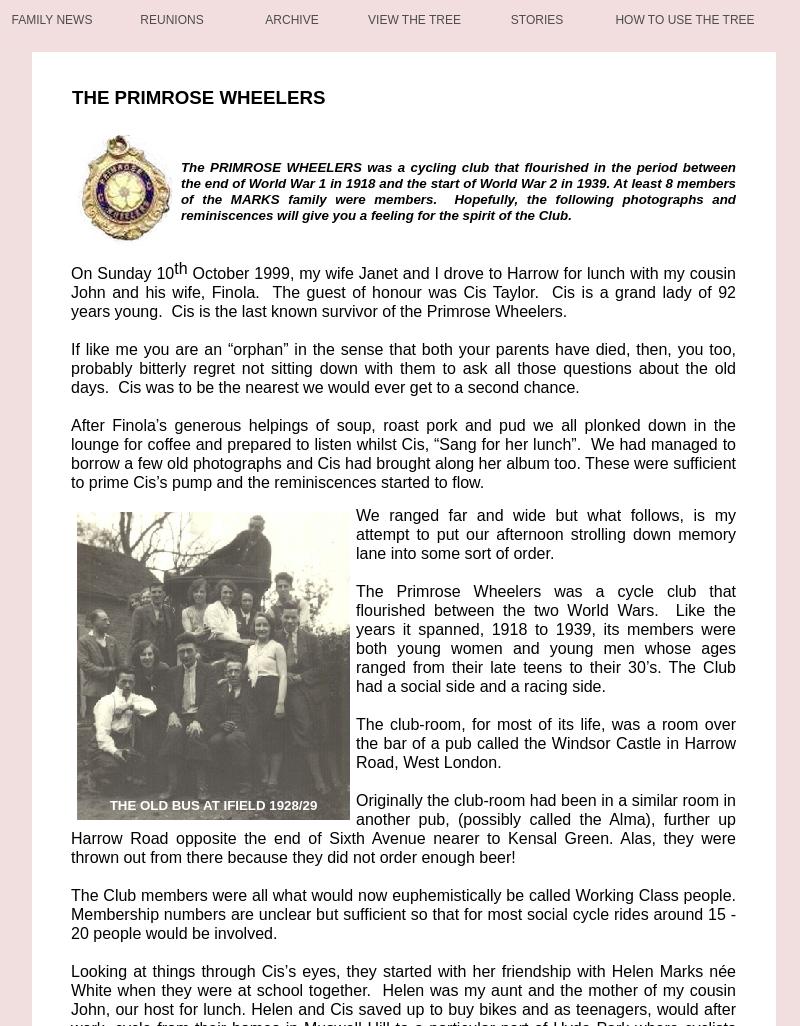 Image resolution: width=800 pixels, height=1026 pixels. What do you see at coordinates (173, 933) in the screenshot?
I see `'20 people would be involved.'` at bounding box center [173, 933].